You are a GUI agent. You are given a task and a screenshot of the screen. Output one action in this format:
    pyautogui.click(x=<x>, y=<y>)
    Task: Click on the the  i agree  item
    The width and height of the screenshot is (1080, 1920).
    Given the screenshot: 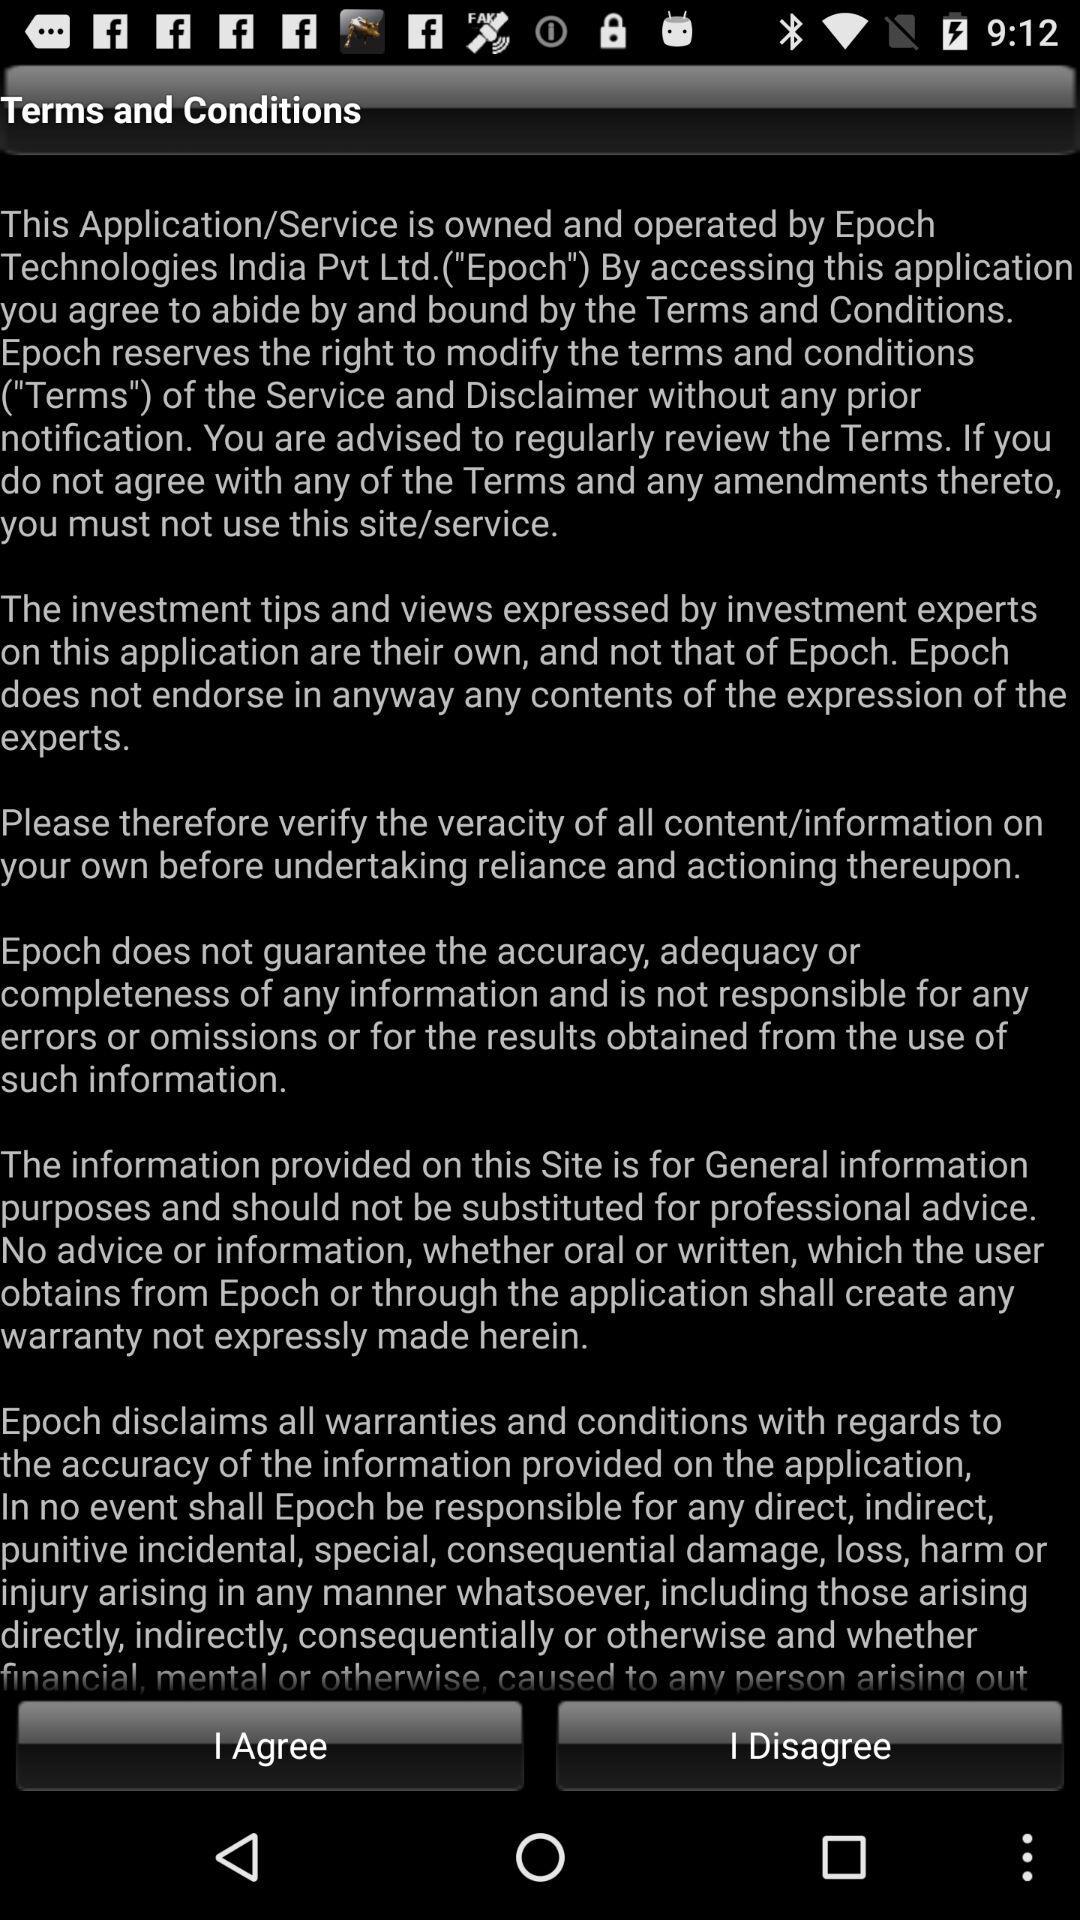 What is the action you would take?
    pyautogui.click(x=270, y=1743)
    